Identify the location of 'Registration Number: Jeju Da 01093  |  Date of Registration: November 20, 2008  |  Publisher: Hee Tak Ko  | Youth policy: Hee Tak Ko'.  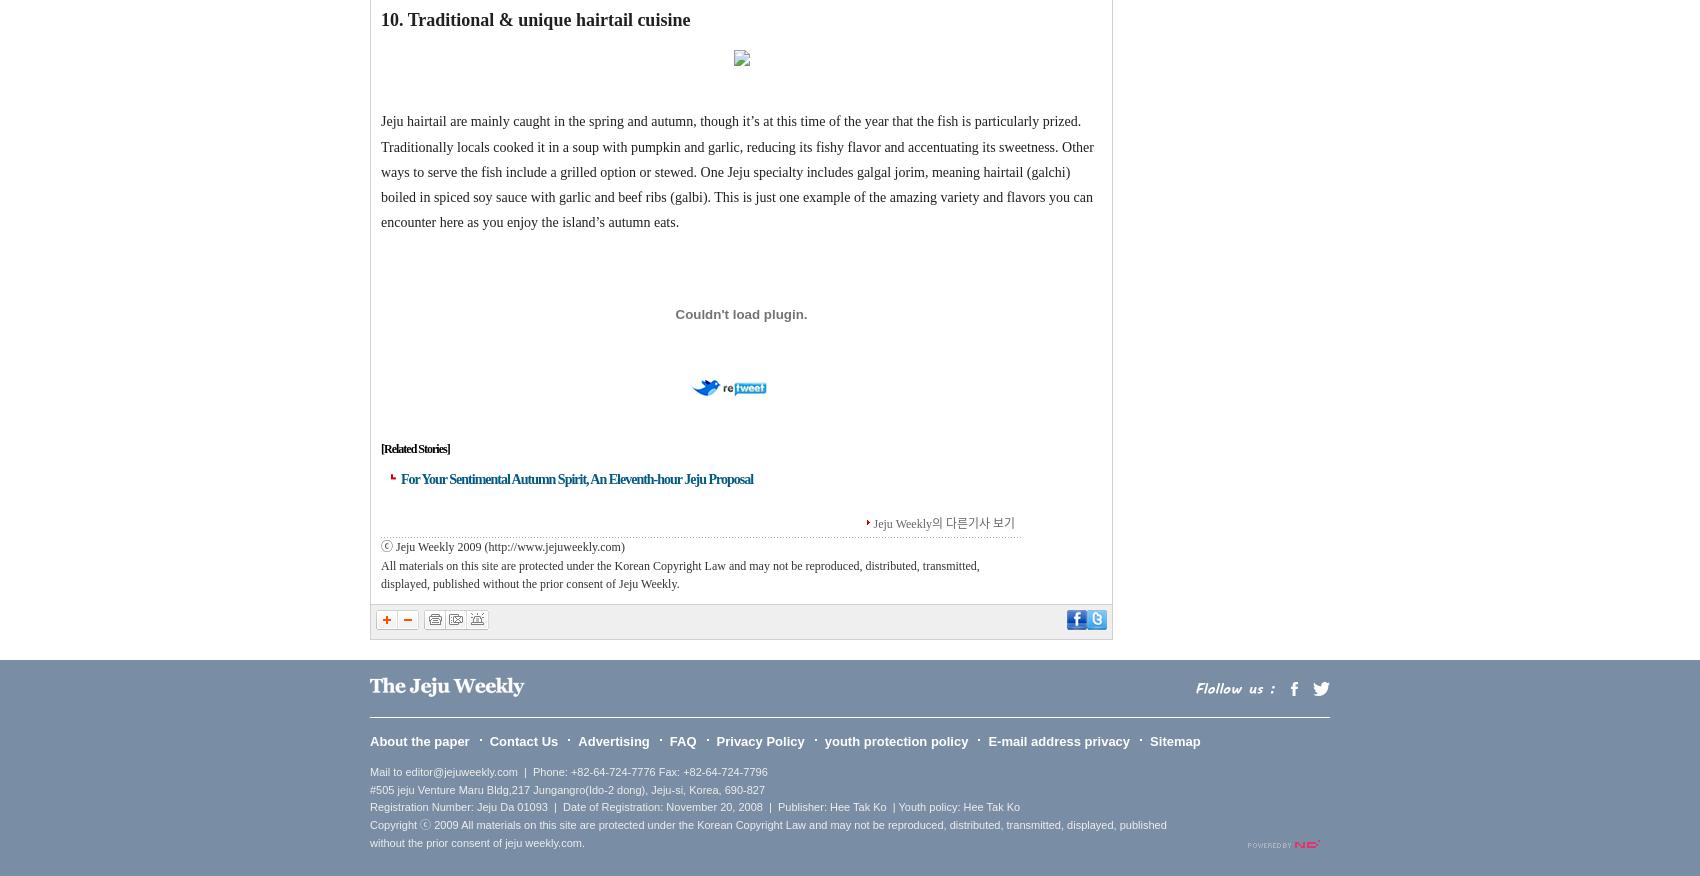
(694, 805).